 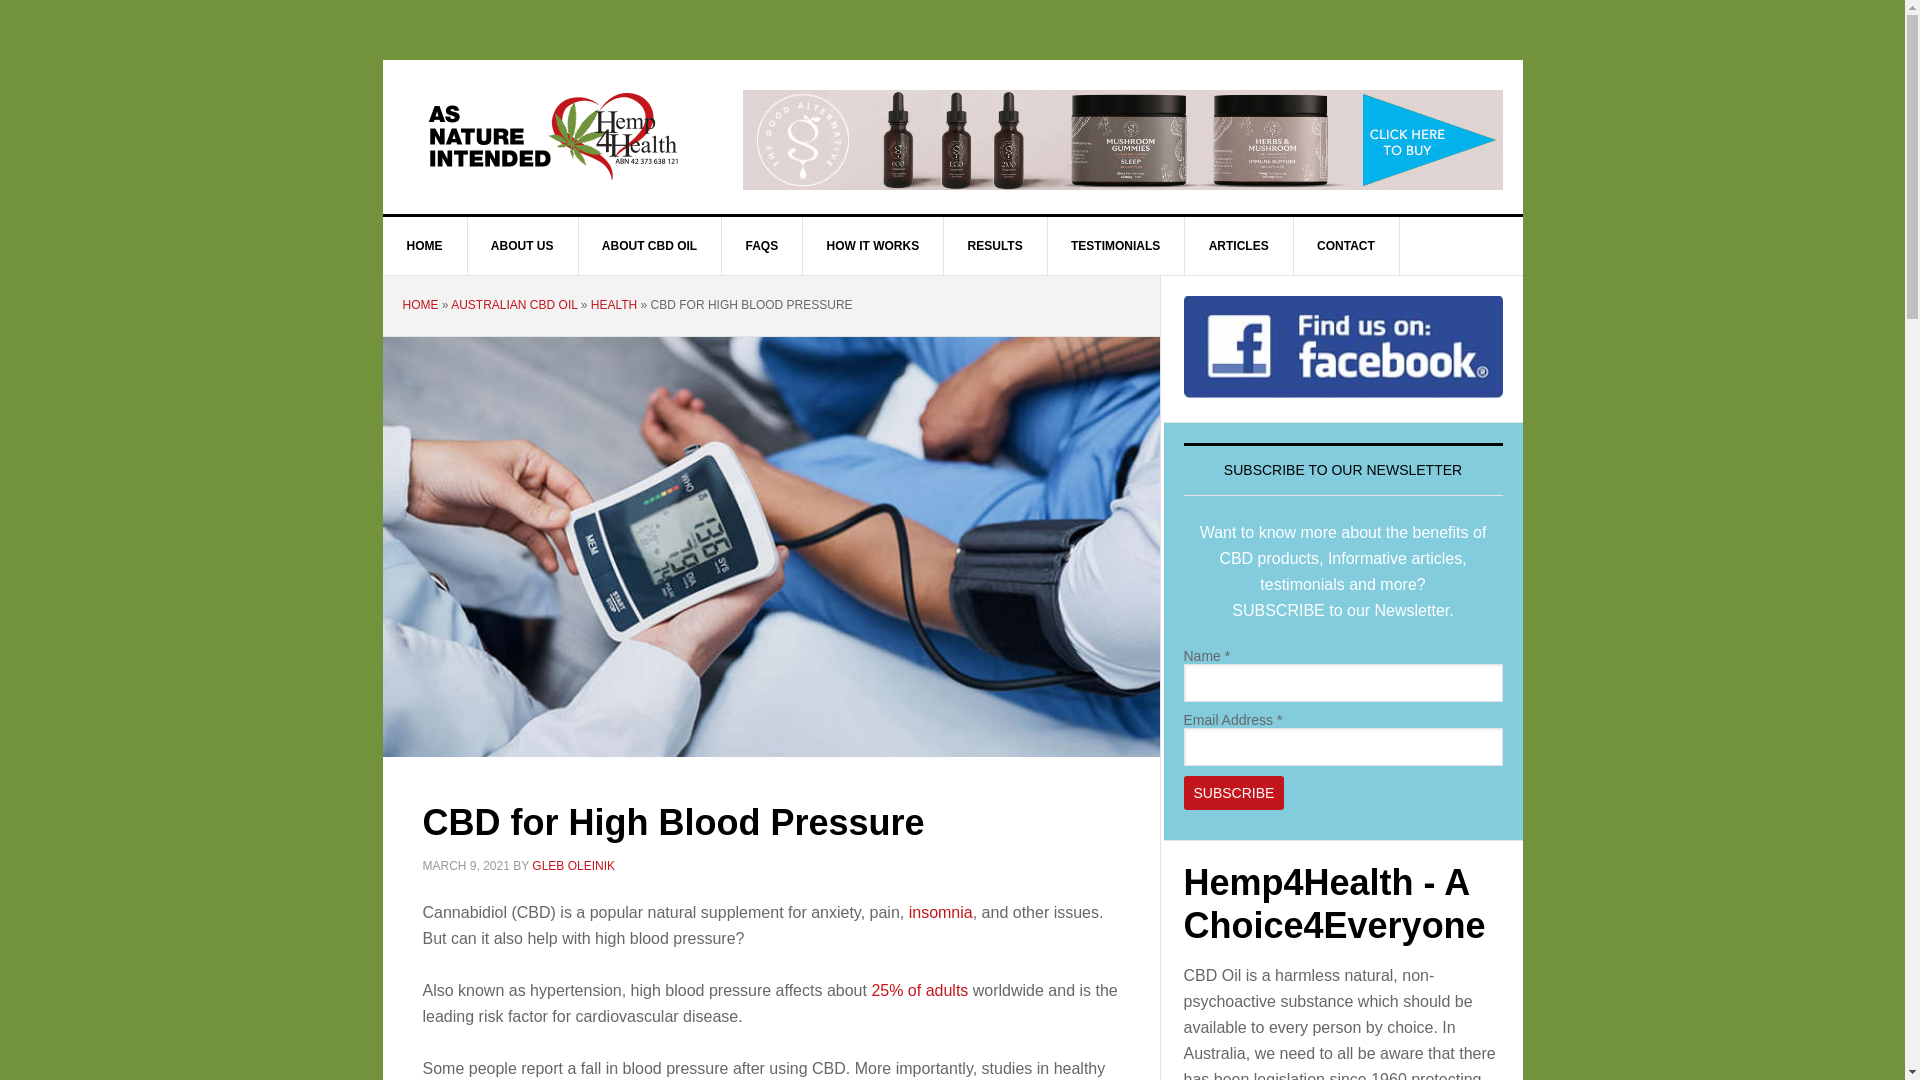 What do you see at coordinates (613, 304) in the screenshot?
I see `'HEALTH'` at bounding box center [613, 304].